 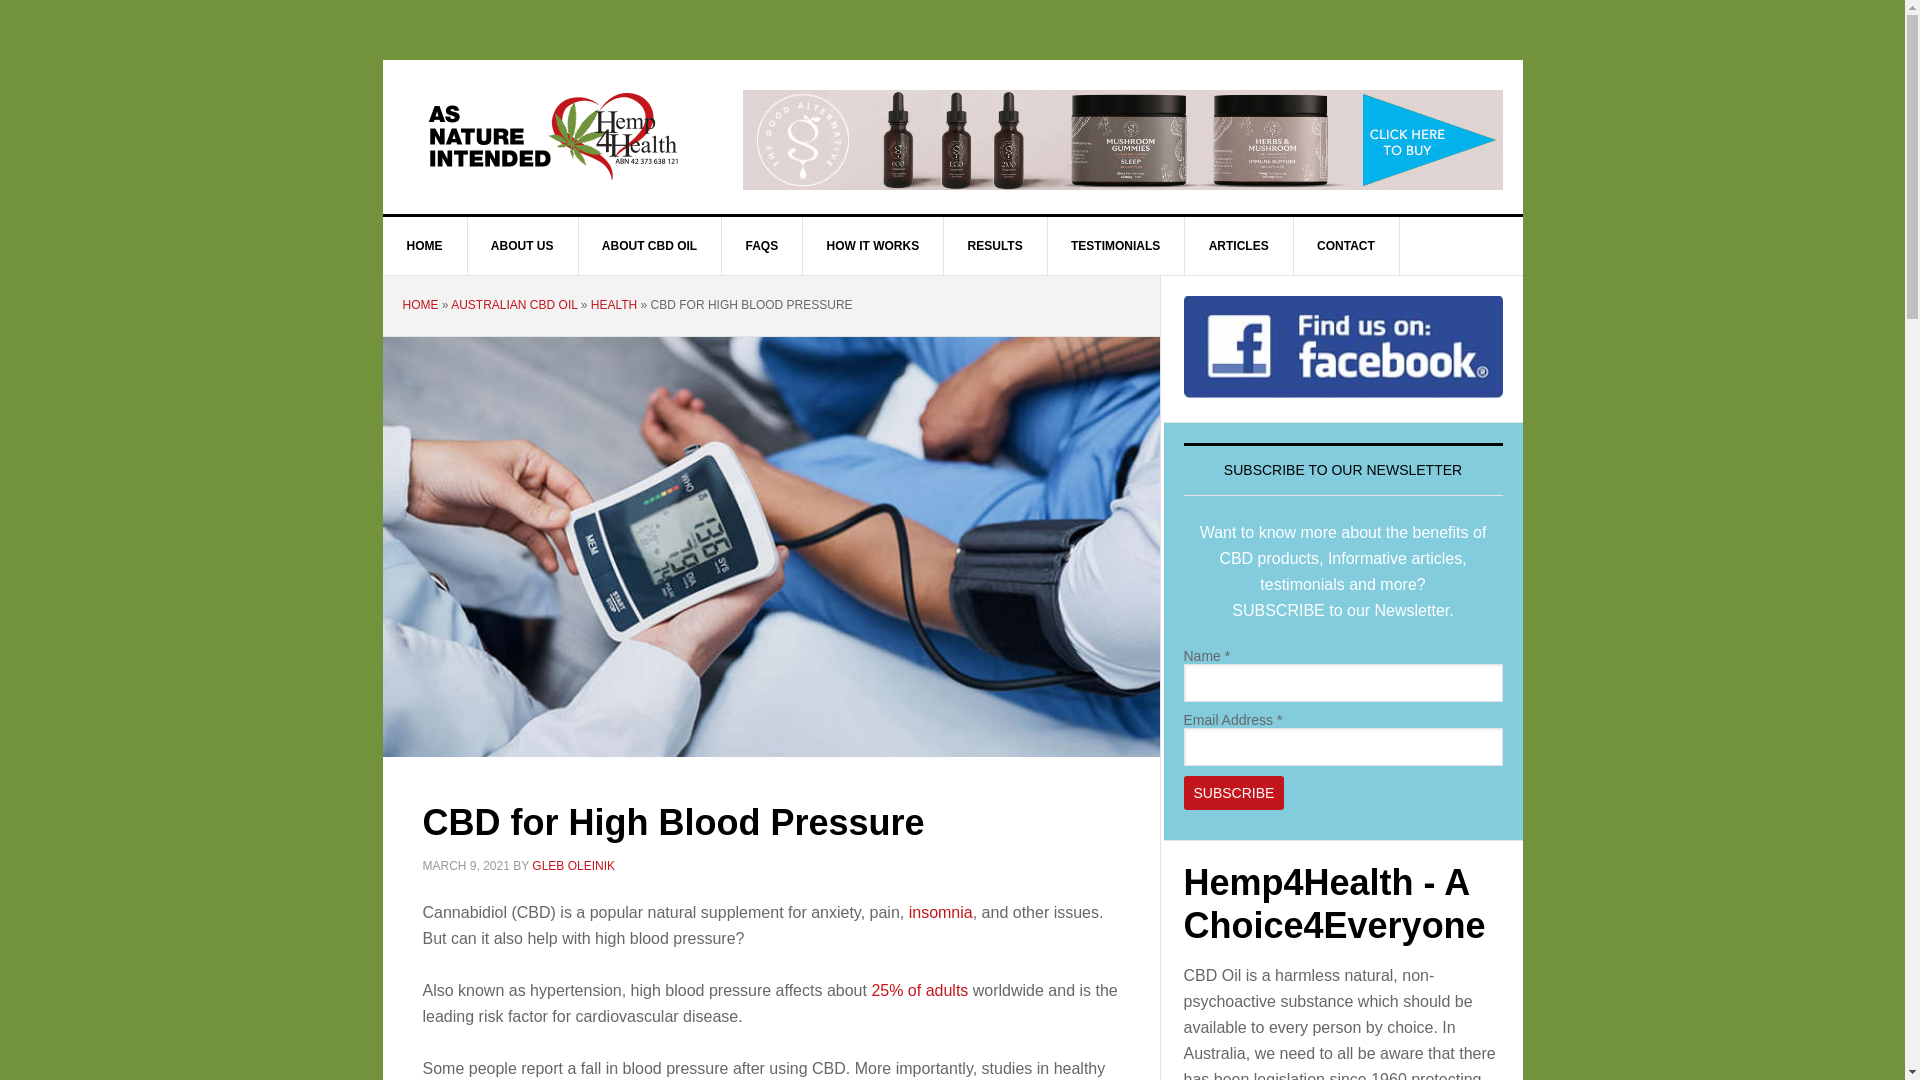 What do you see at coordinates (613, 304) in the screenshot?
I see `'HEALTH'` at bounding box center [613, 304].